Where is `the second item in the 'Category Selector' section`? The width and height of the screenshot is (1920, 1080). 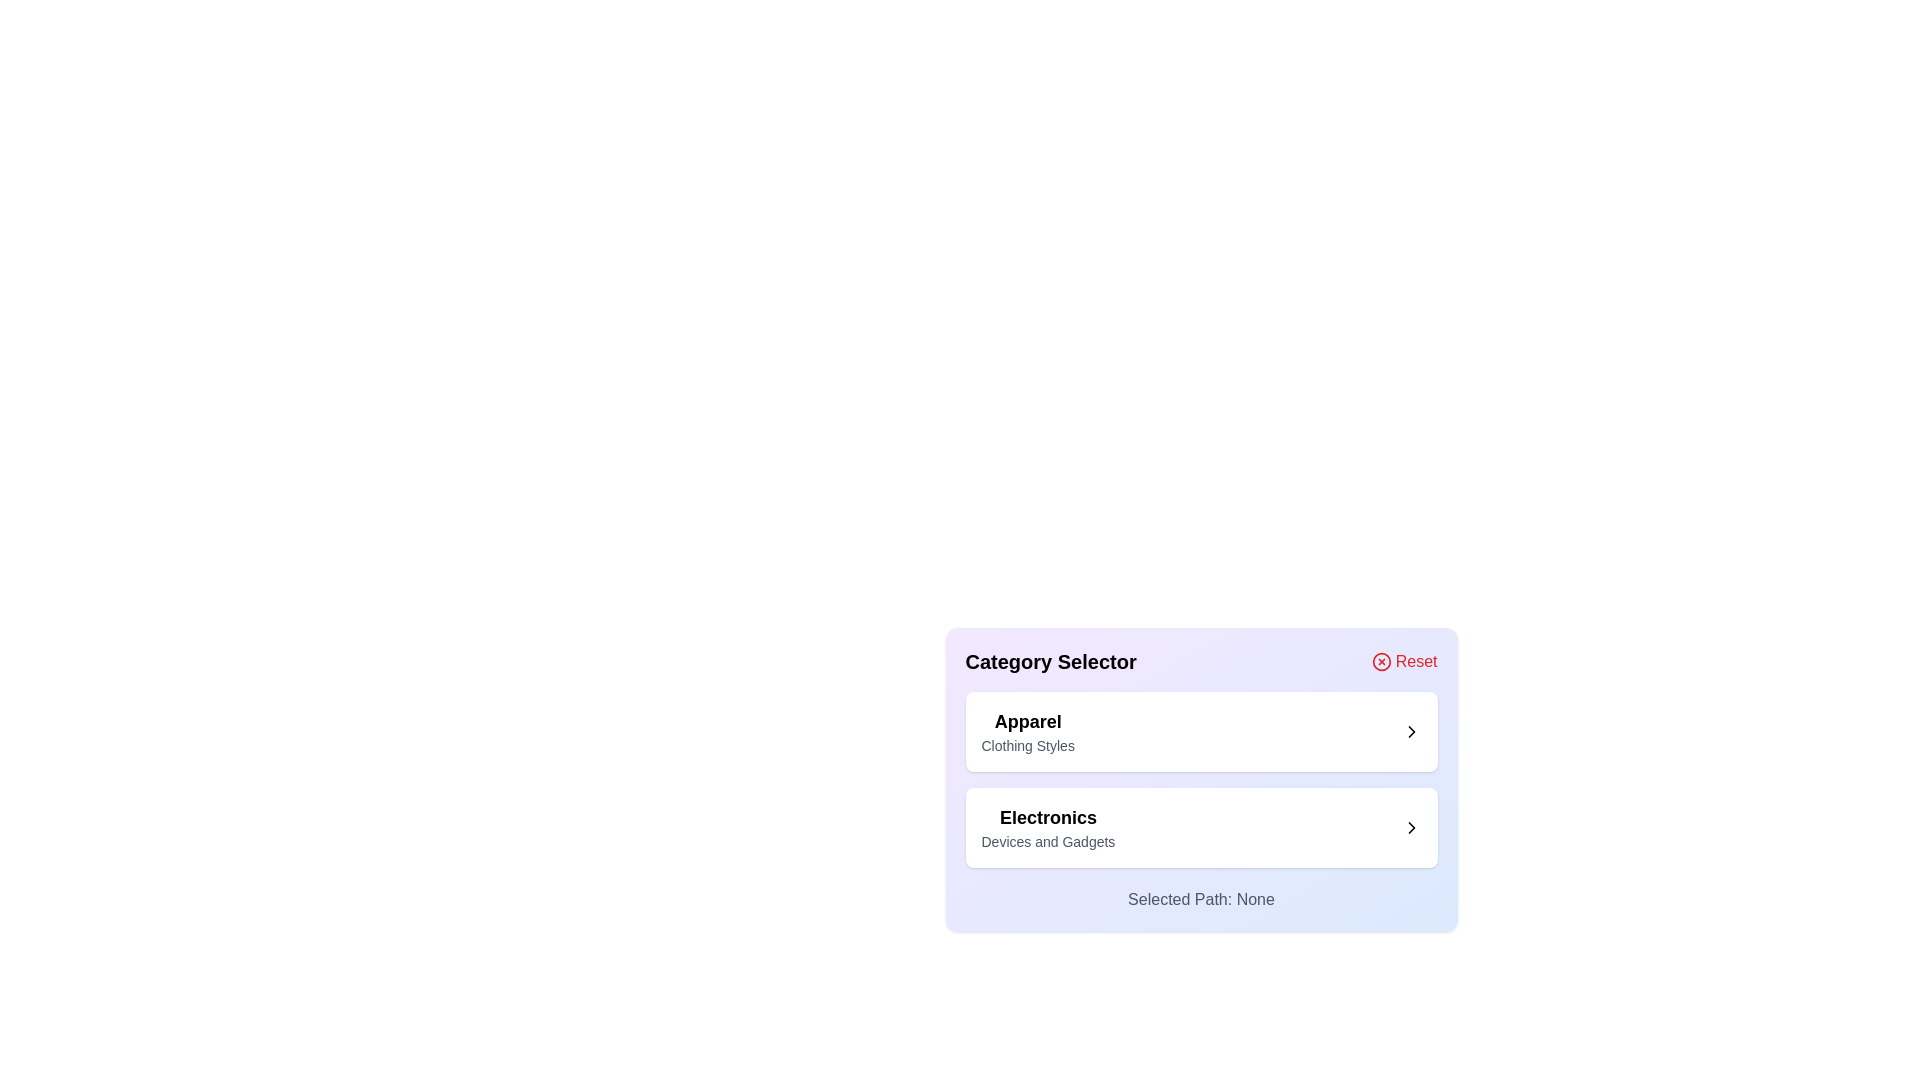
the second item in the 'Category Selector' section is located at coordinates (1200, 828).